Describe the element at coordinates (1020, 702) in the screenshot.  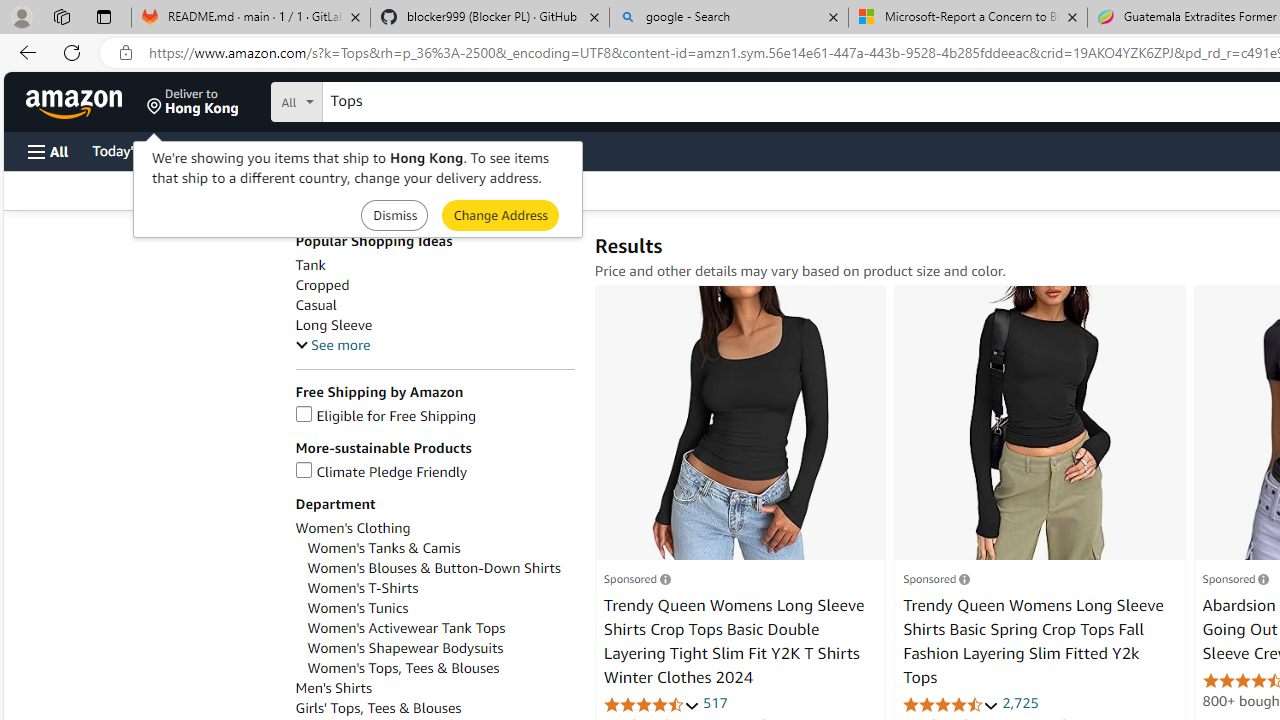
I see `'2,725'` at that location.